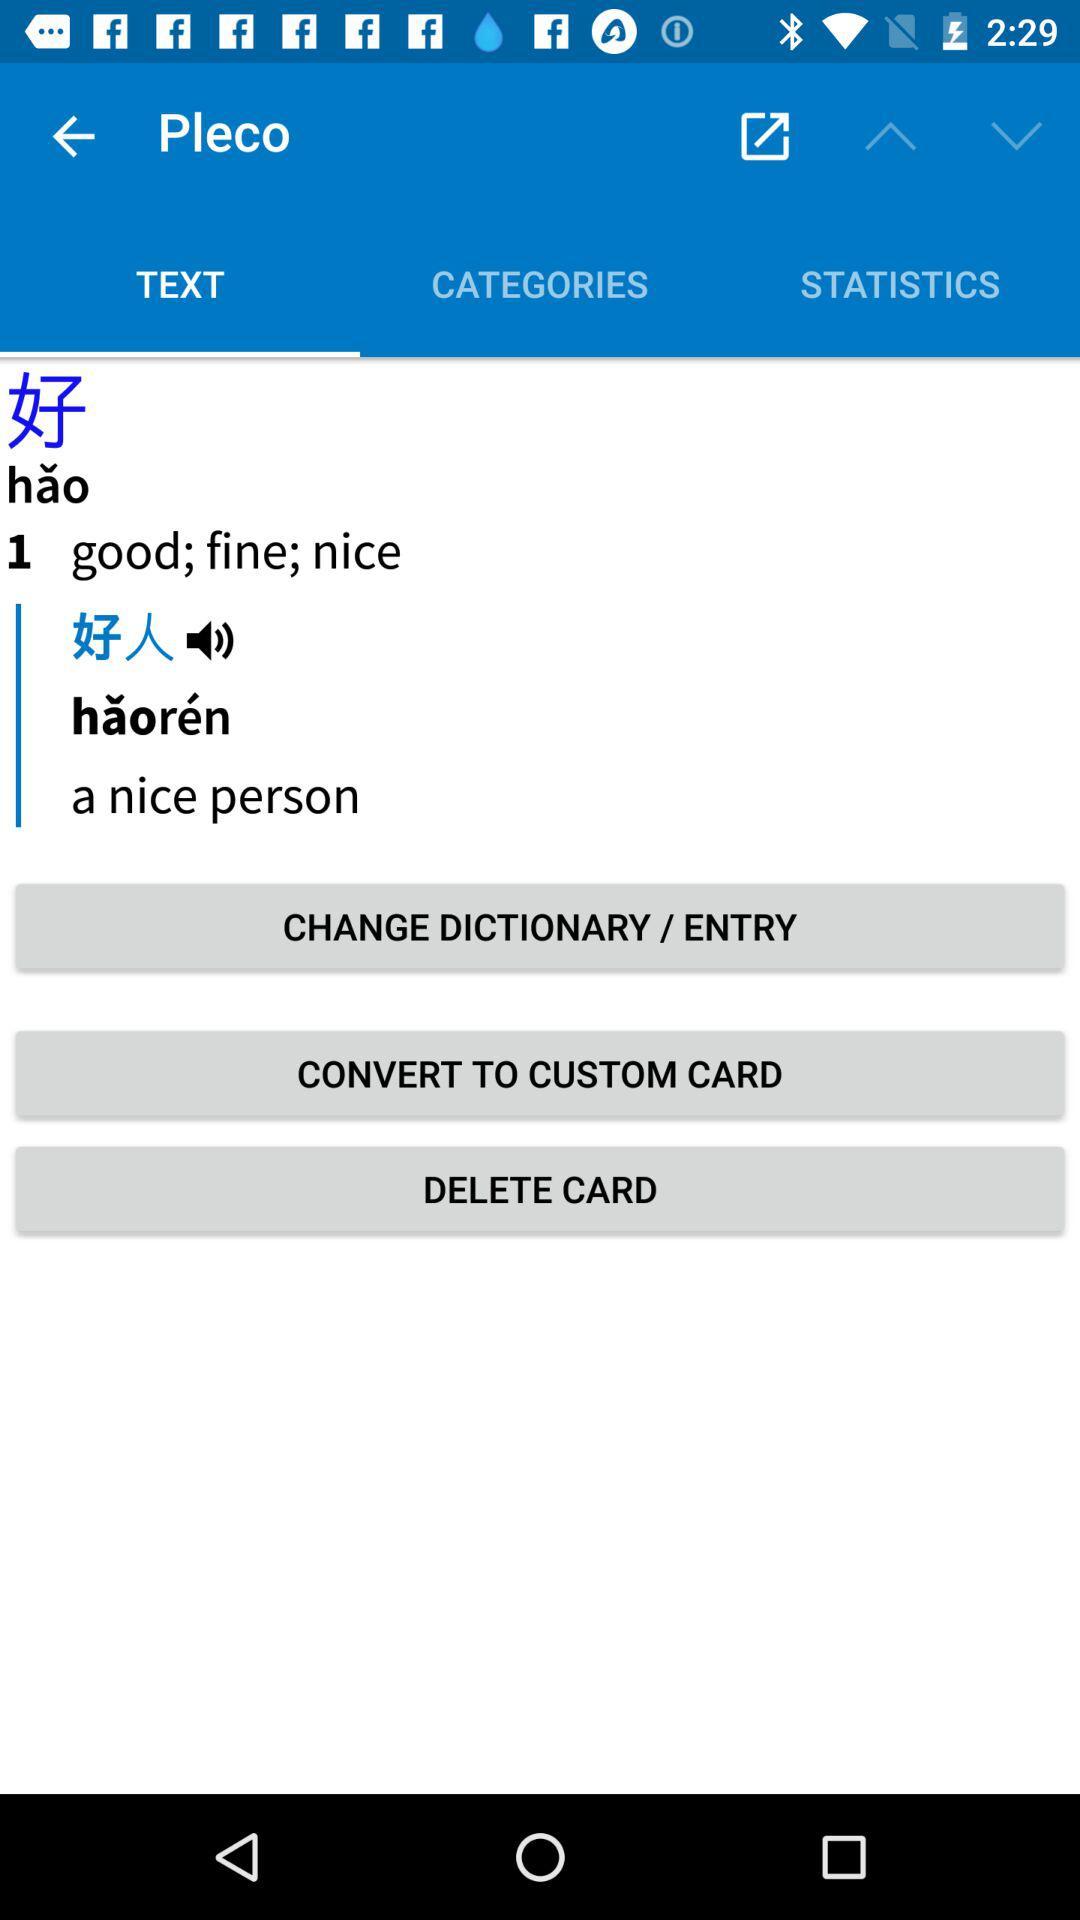 The width and height of the screenshot is (1080, 1920). I want to click on icon next to the categories icon, so click(180, 282).